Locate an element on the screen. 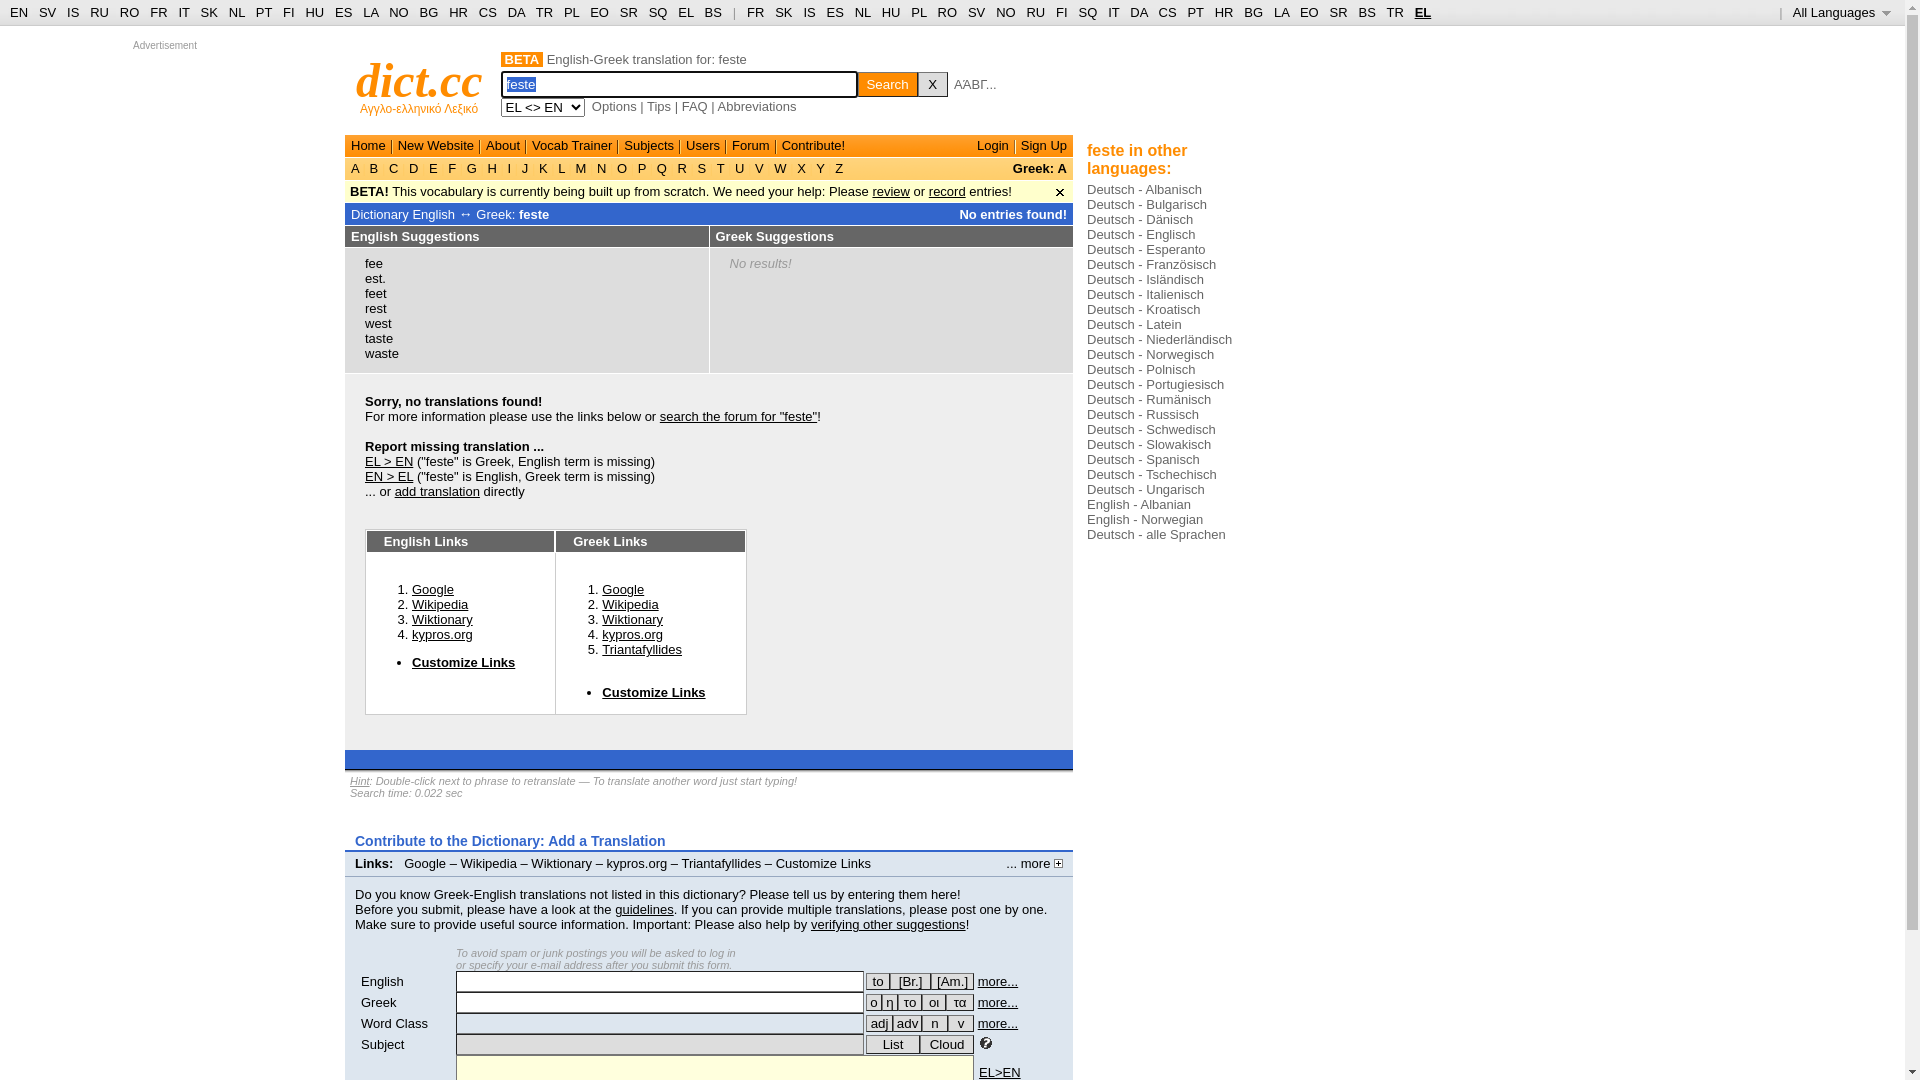 Image resolution: width=1920 pixels, height=1080 pixels. 'IS' is located at coordinates (72, 12).